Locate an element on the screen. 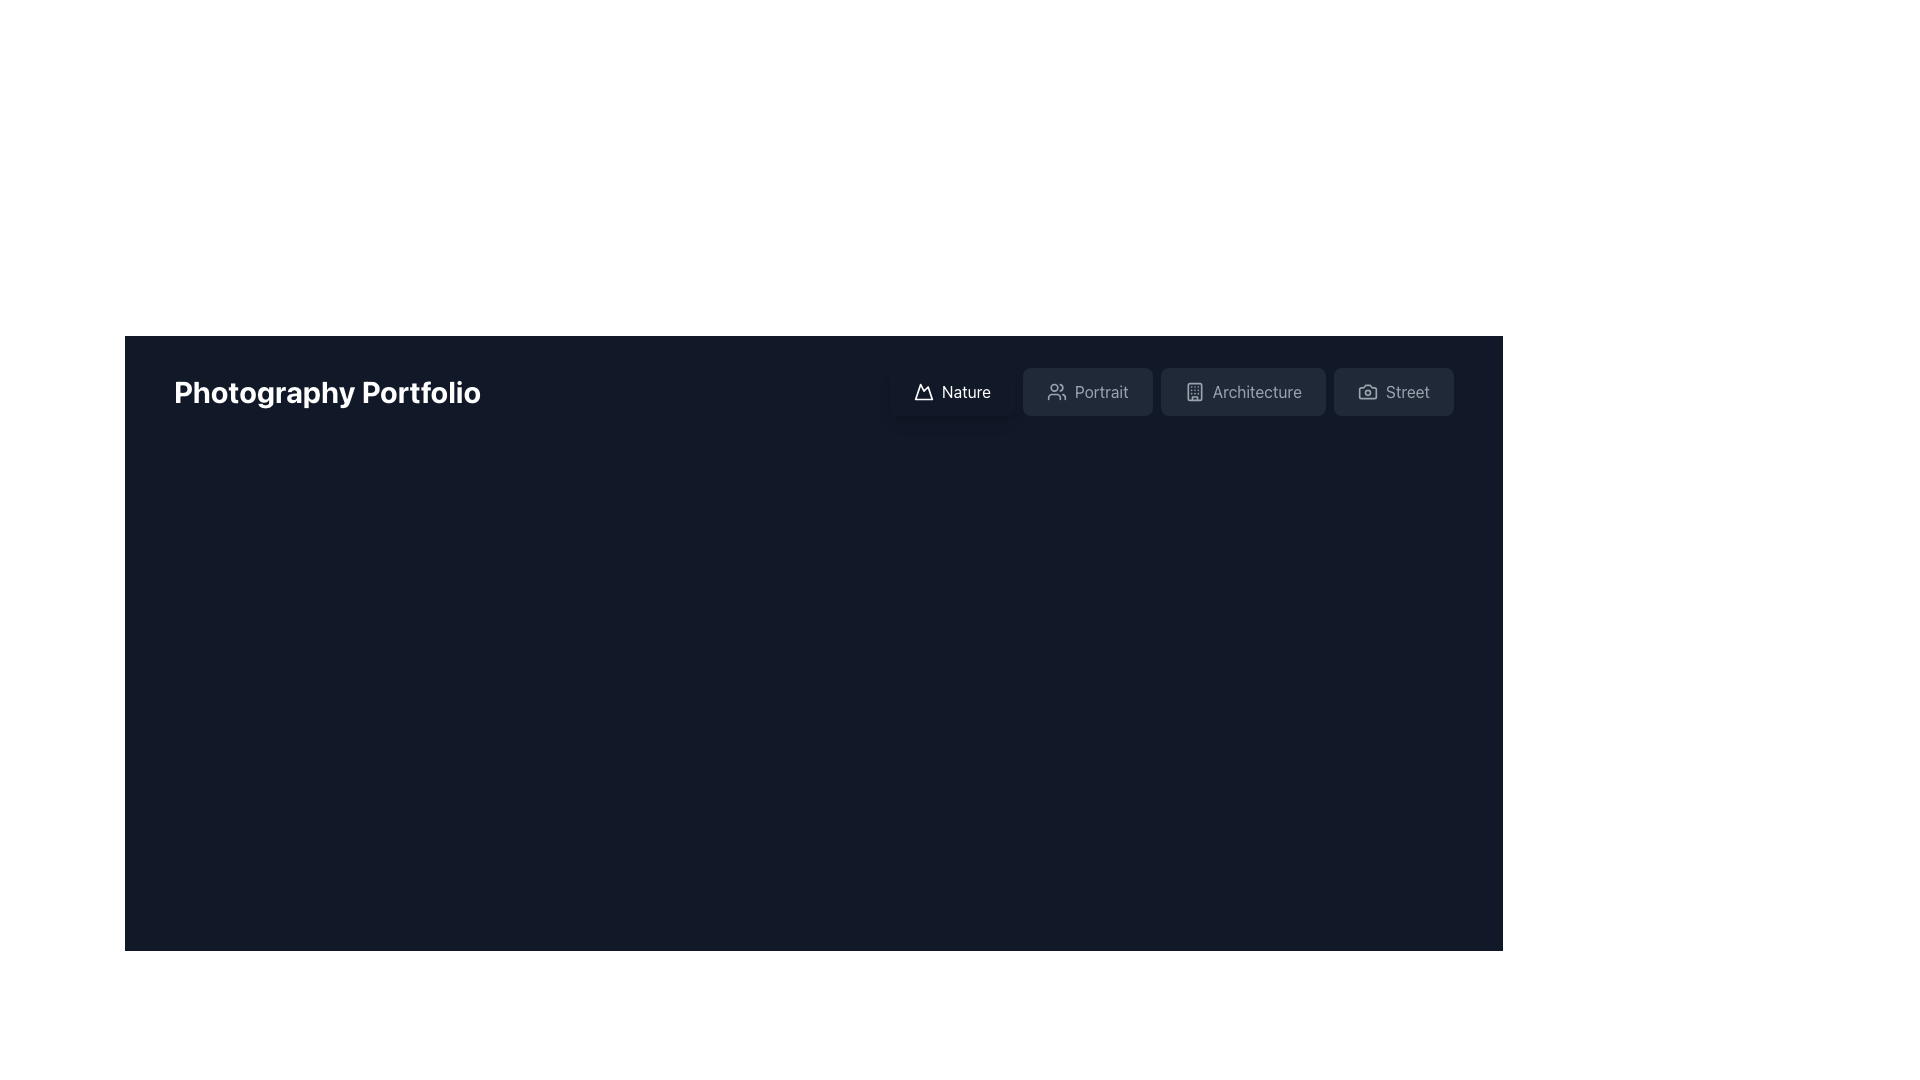  the 'Architecture' text label in the navigation menu is located at coordinates (1256, 392).